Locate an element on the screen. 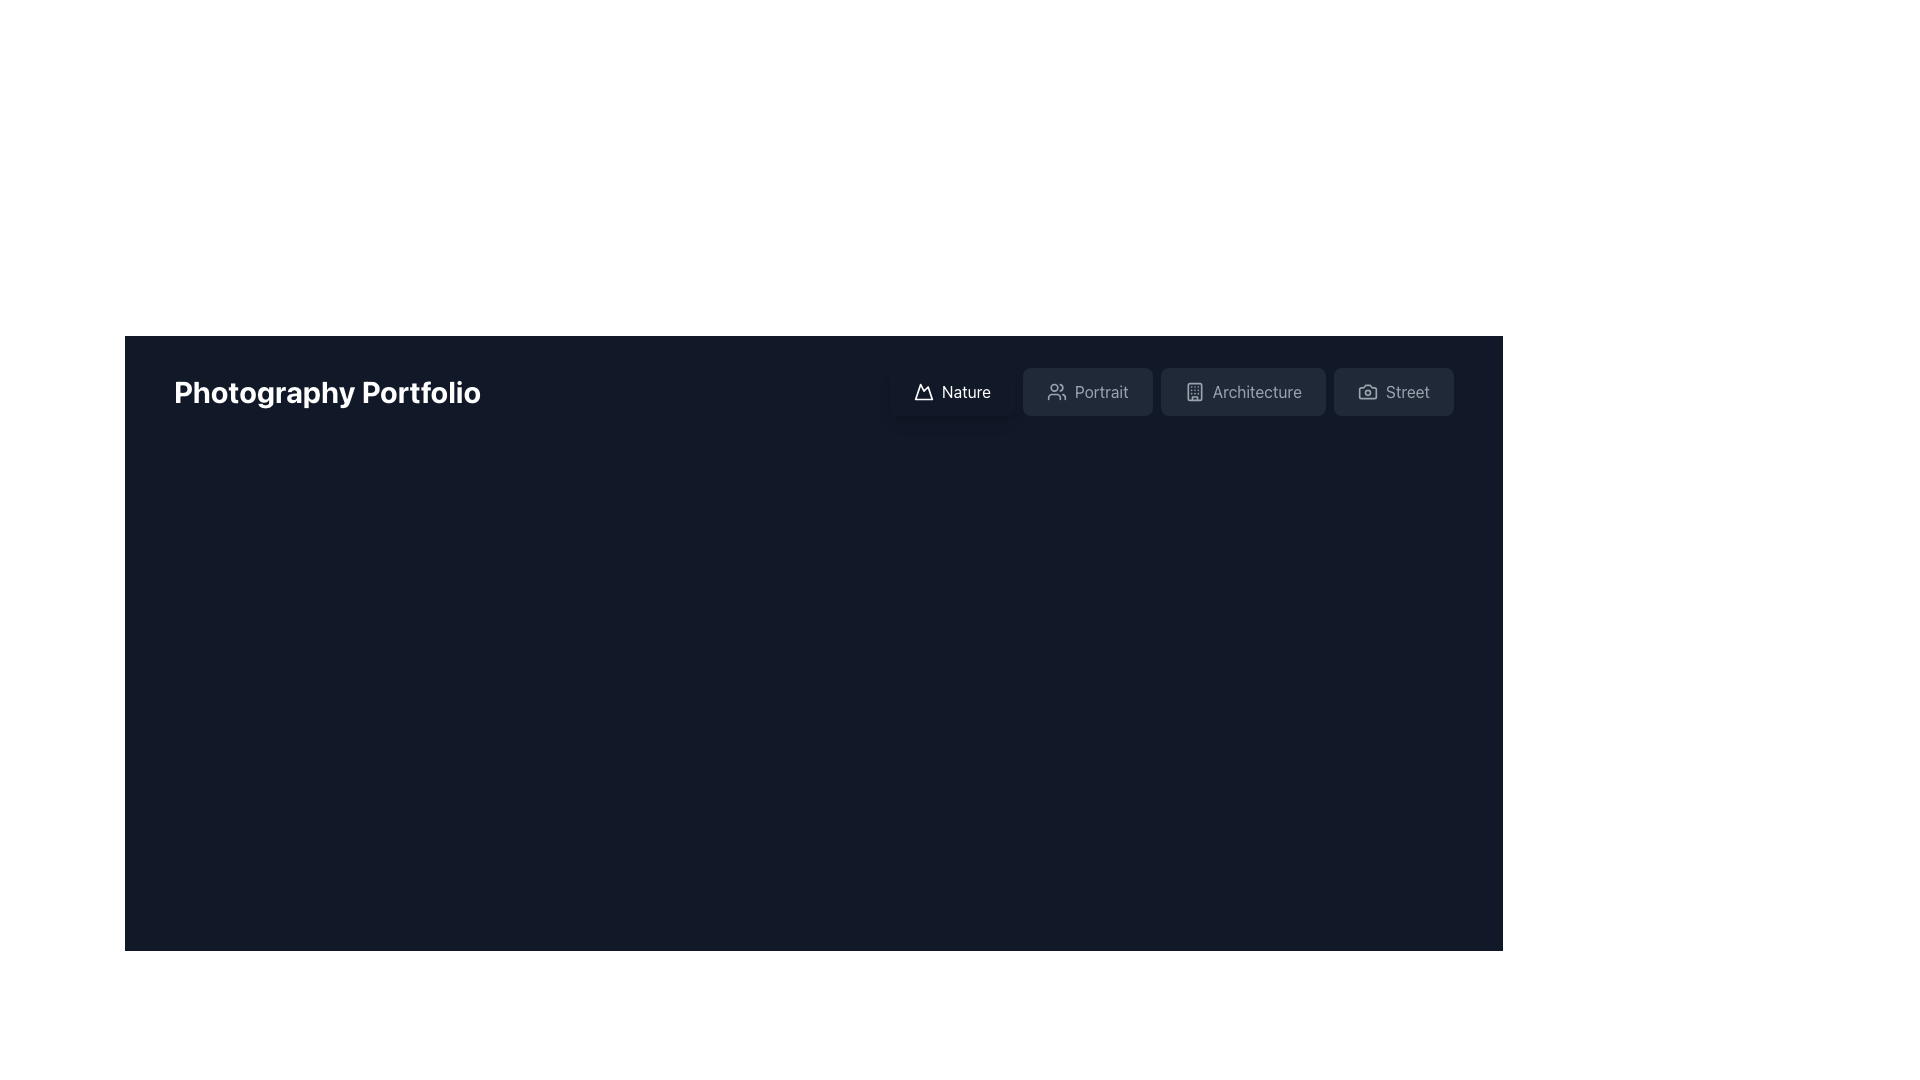  the 'Architecture' text label in the navigation menu is located at coordinates (1256, 392).